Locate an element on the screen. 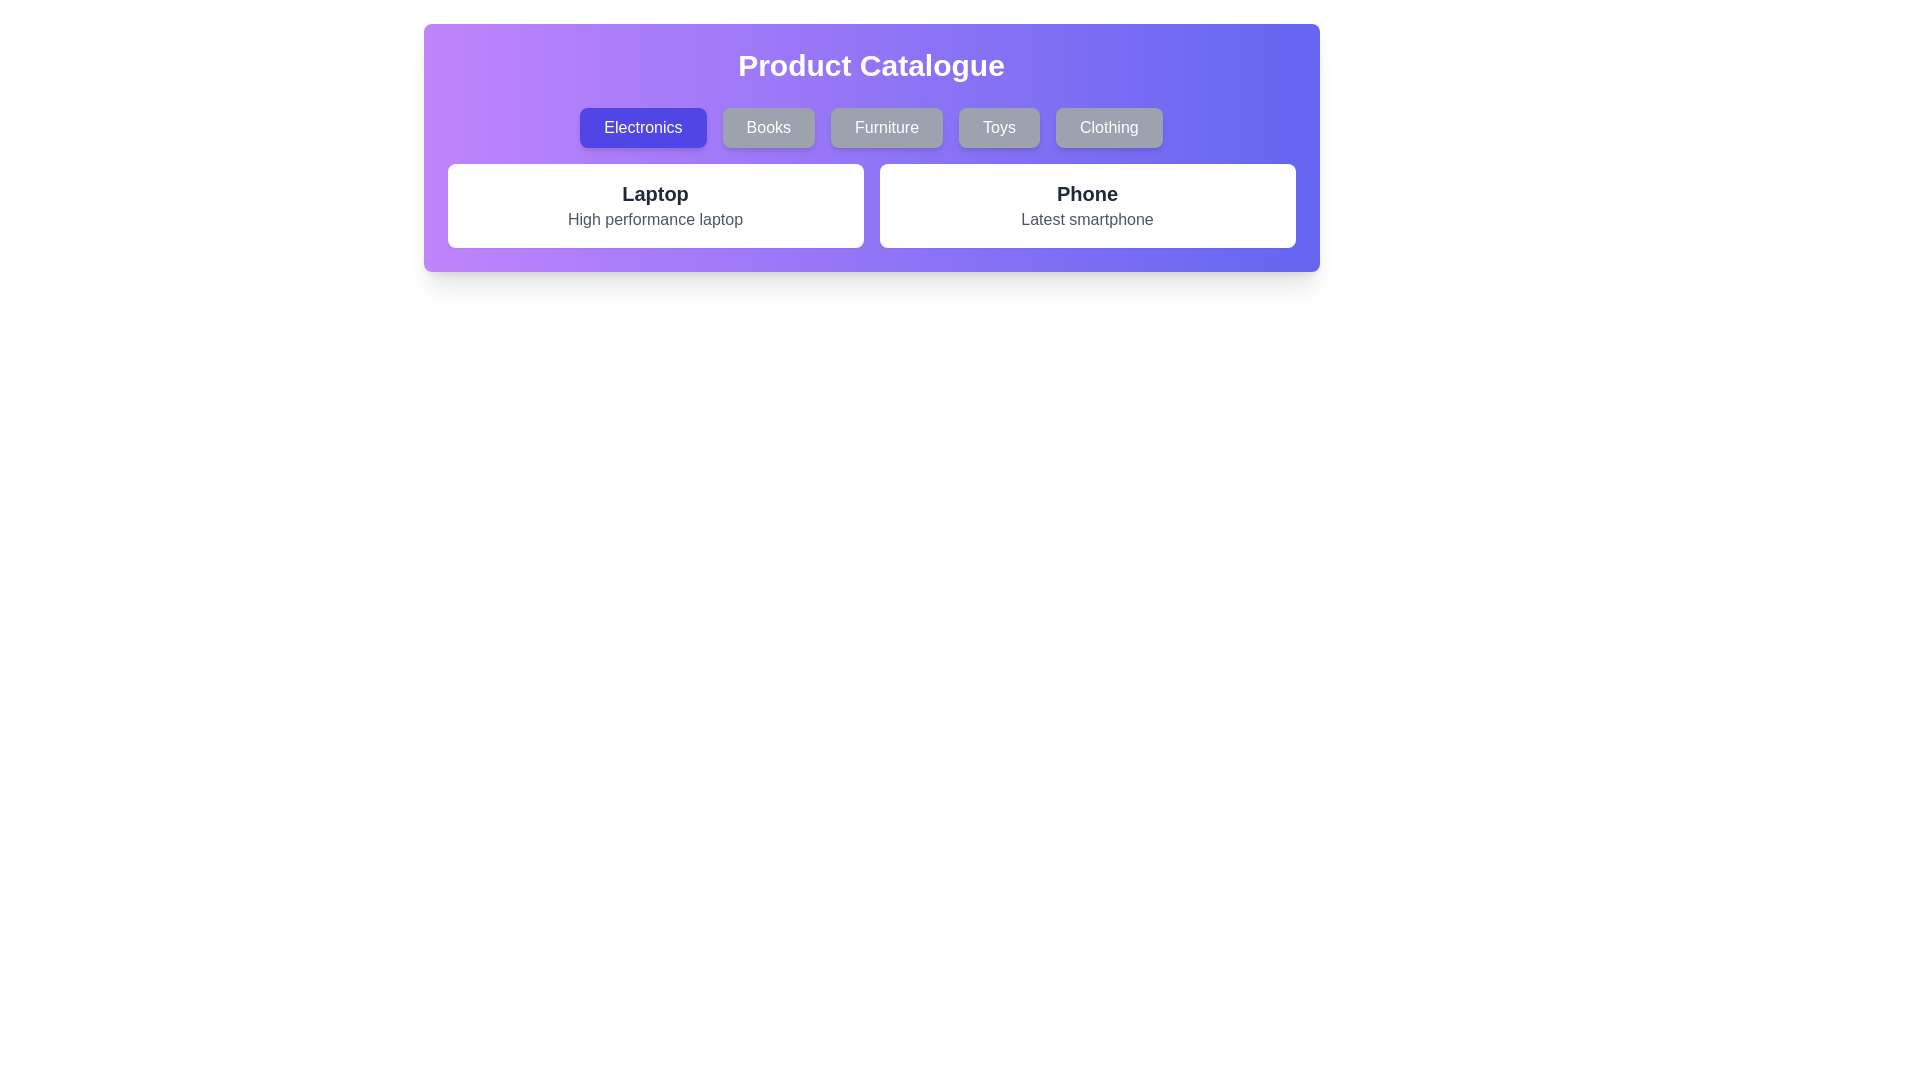 Image resolution: width=1920 pixels, height=1080 pixels. the product card for Phone is located at coordinates (1086, 205).